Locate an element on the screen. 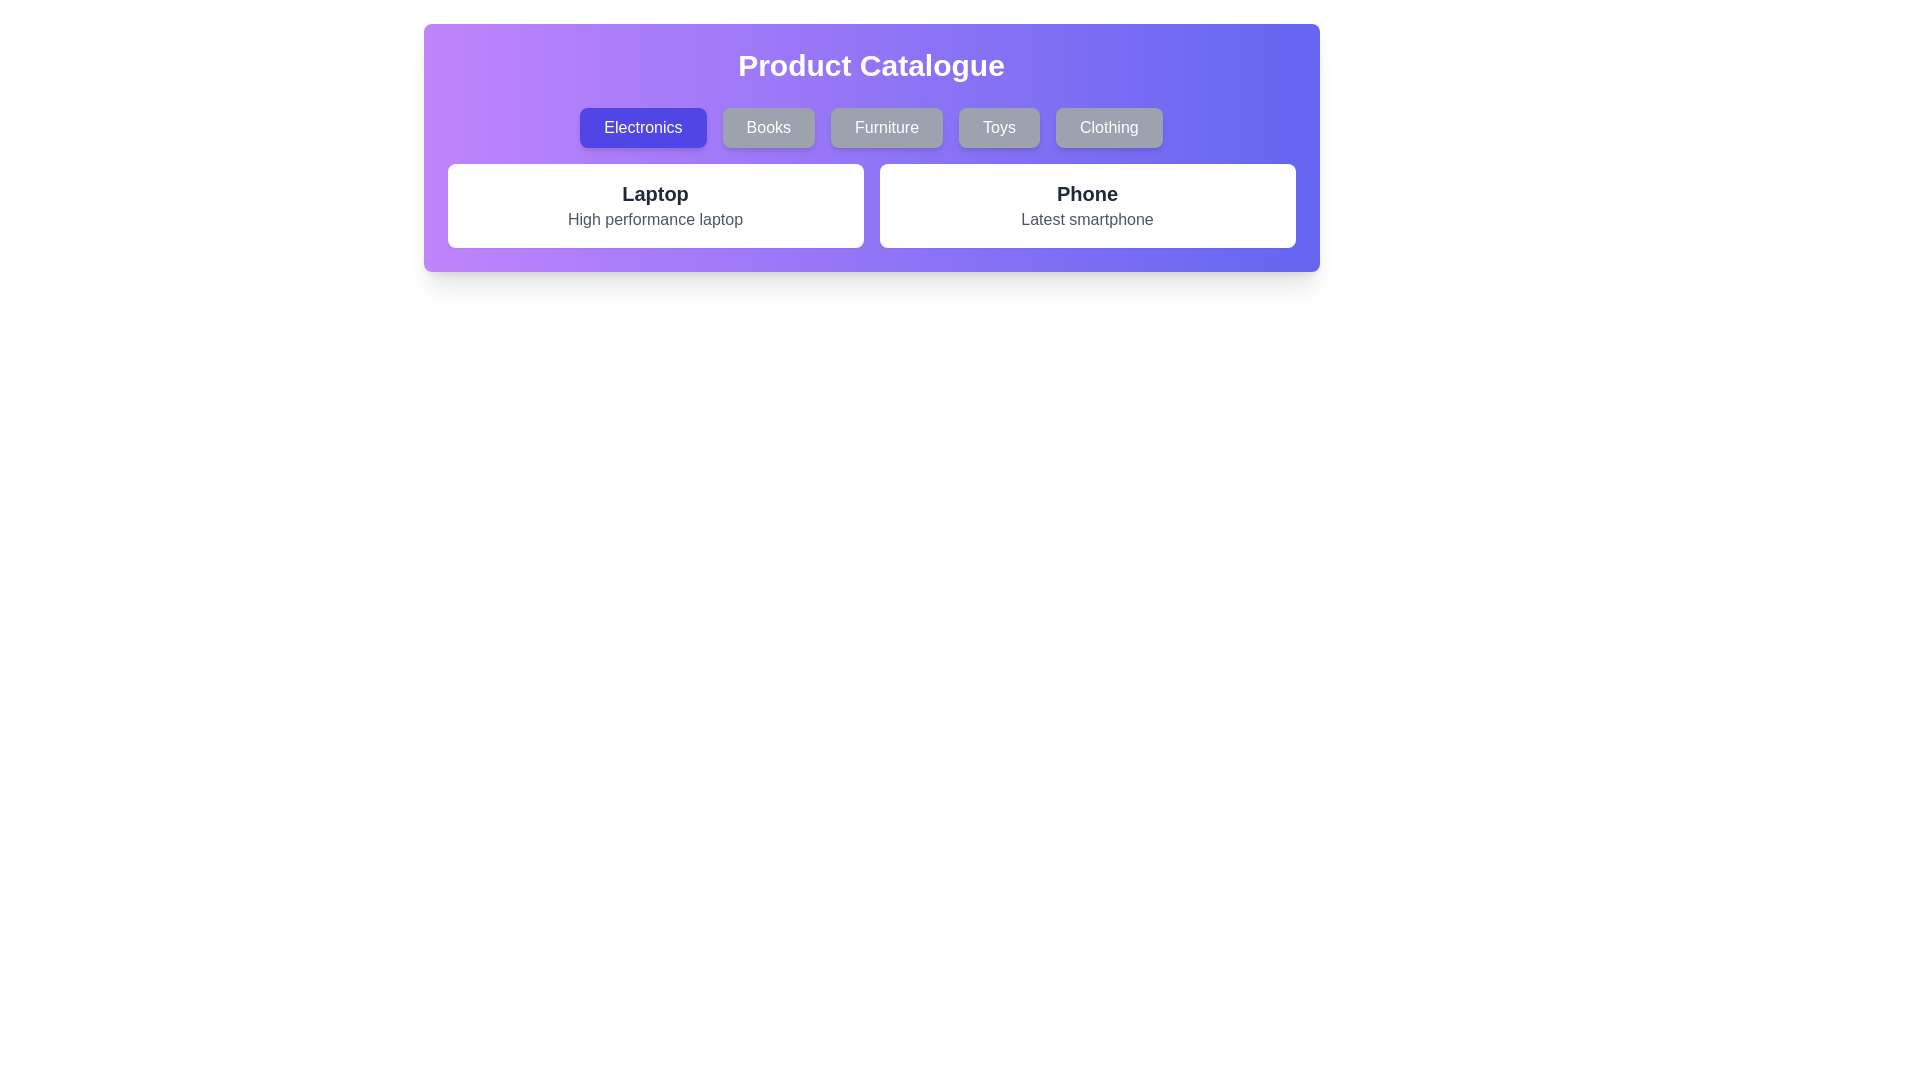 Image resolution: width=1920 pixels, height=1080 pixels. the product card for Phone is located at coordinates (1086, 205).